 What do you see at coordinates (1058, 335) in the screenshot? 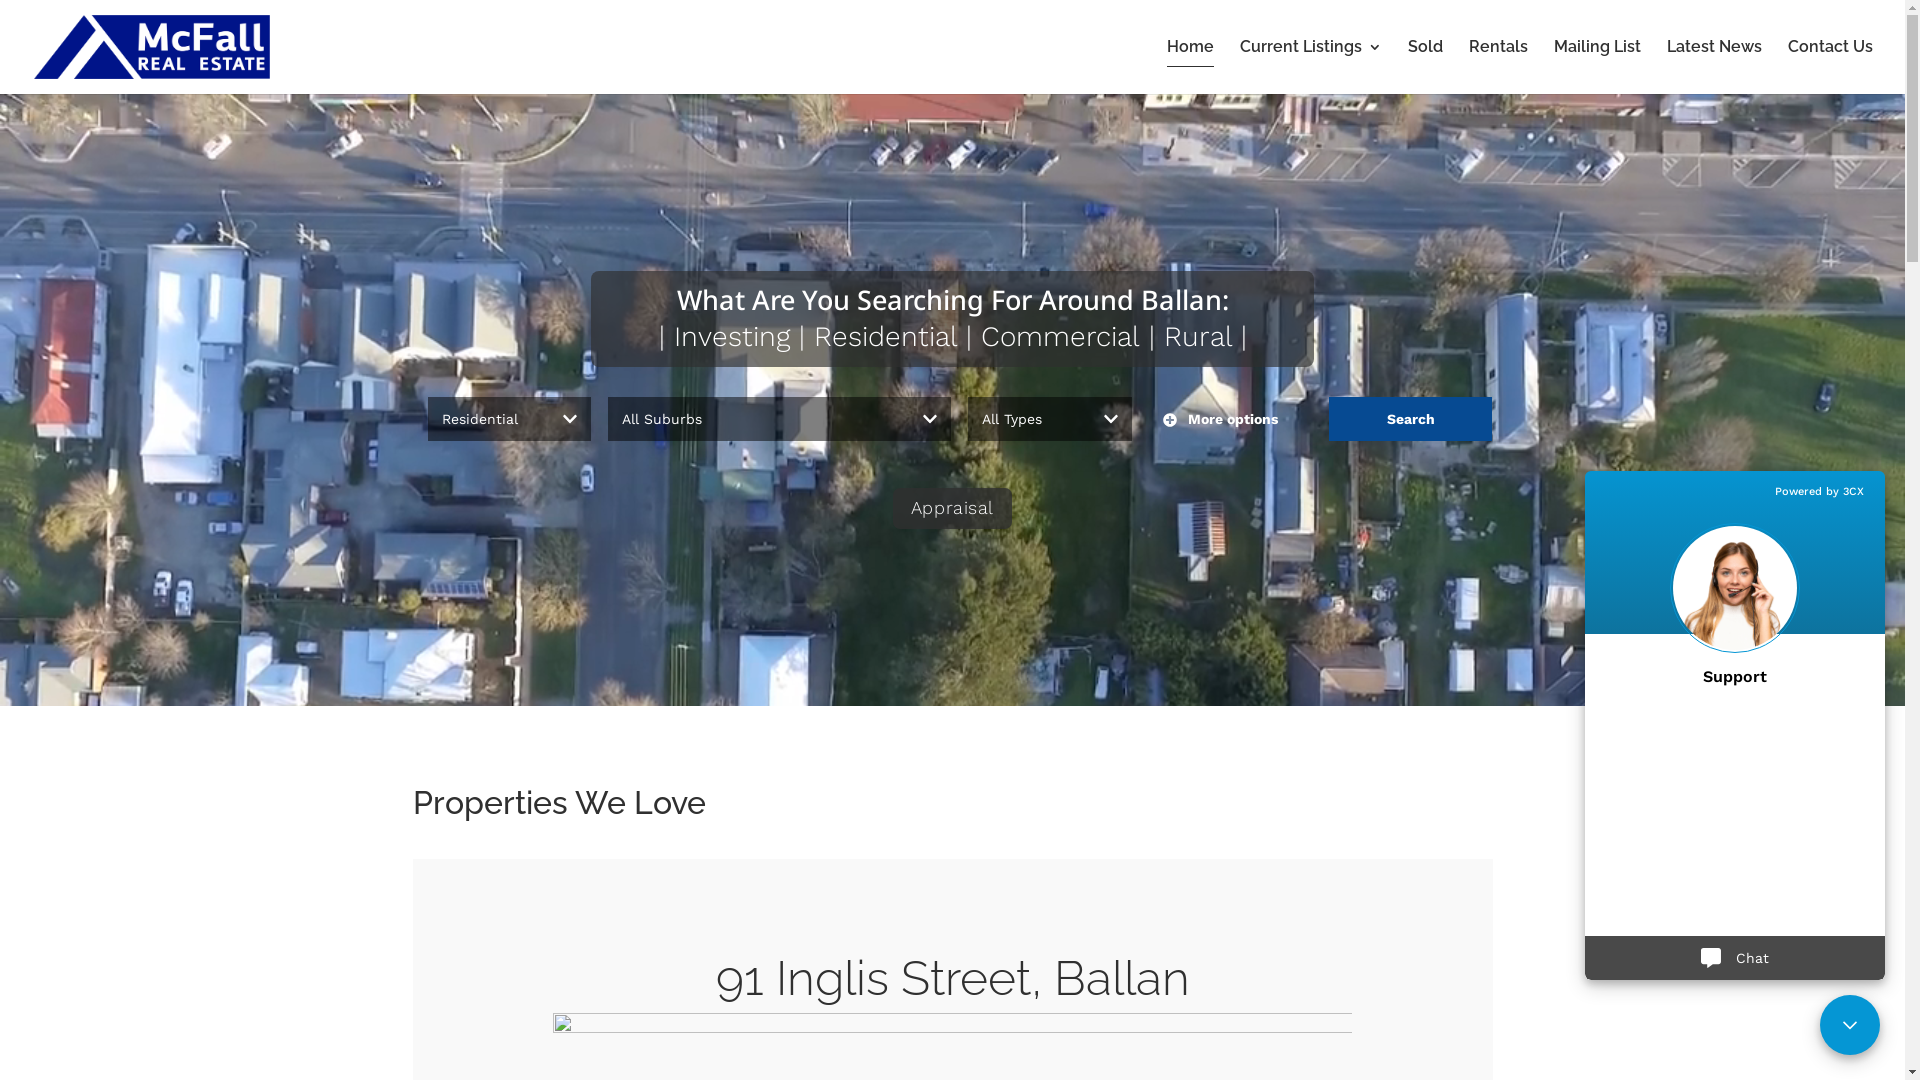
I see `'Commercial'` at bounding box center [1058, 335].